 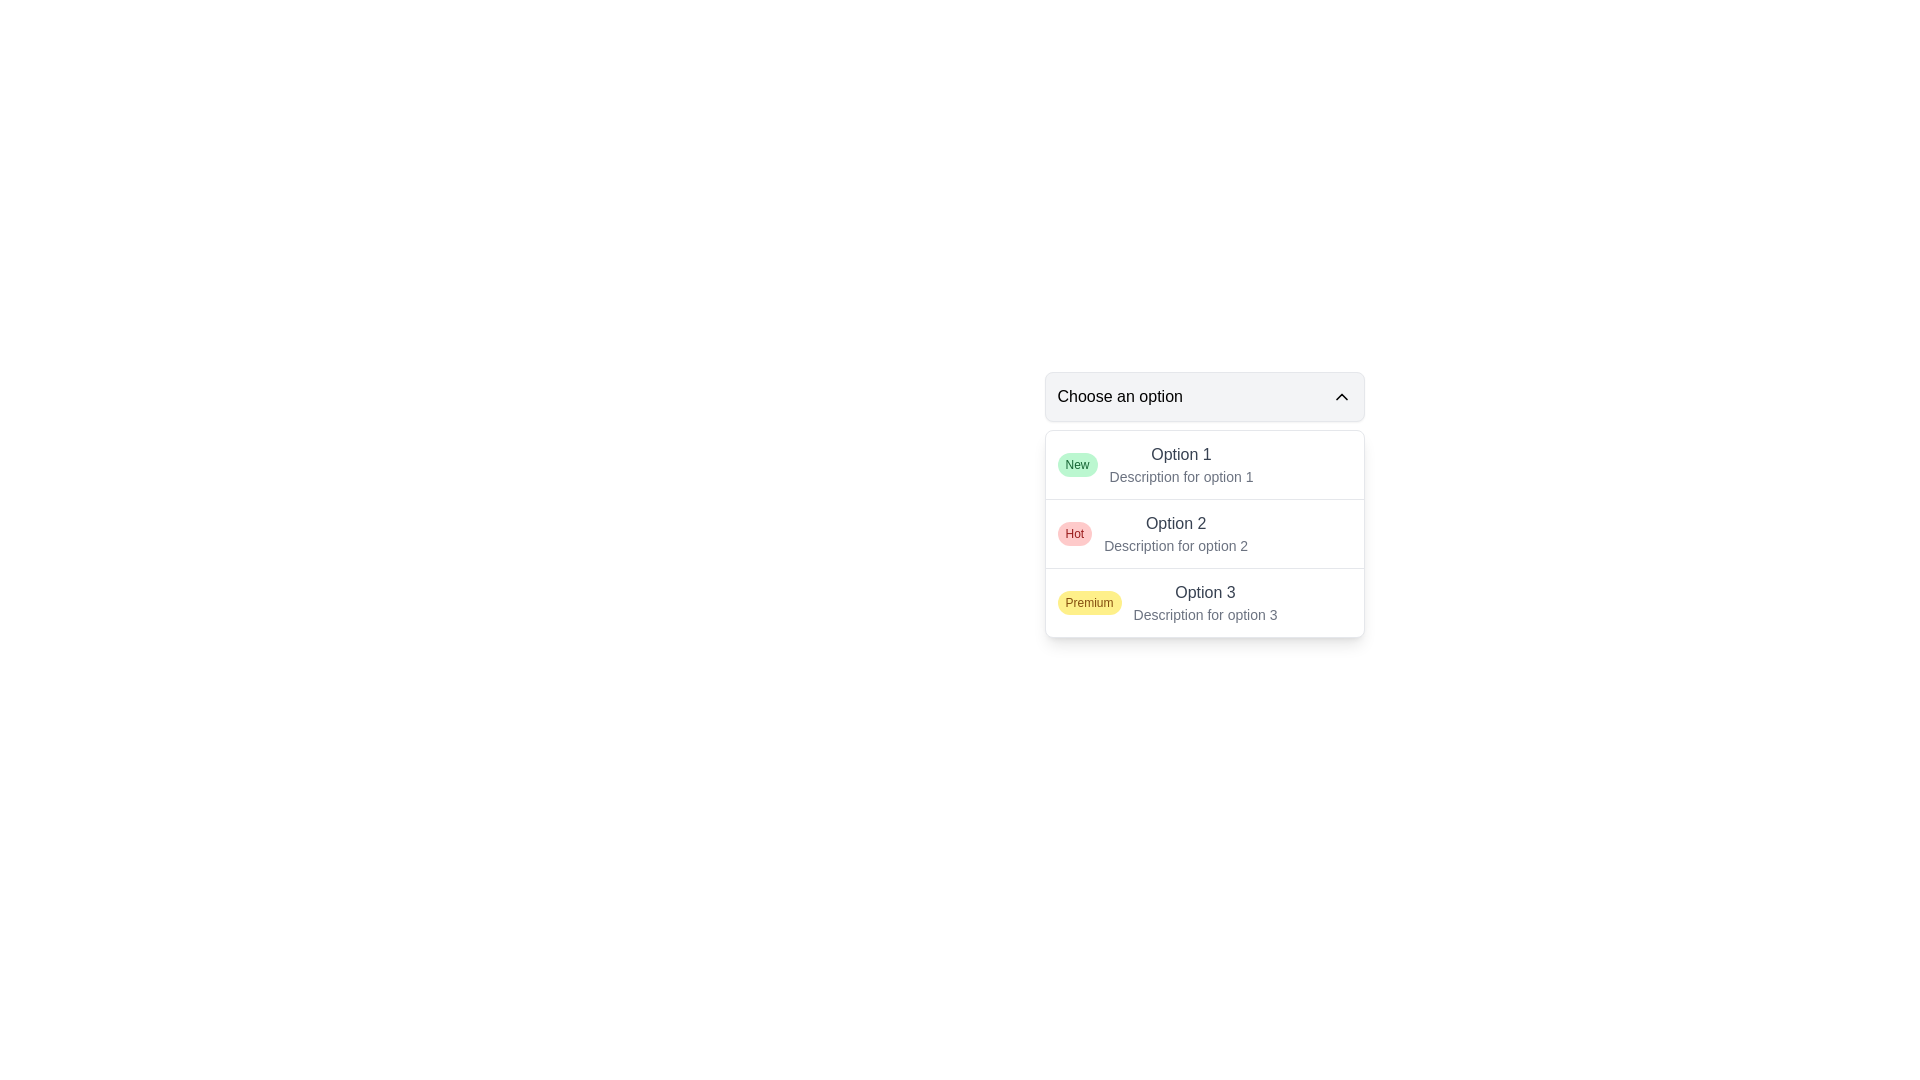 I want to click on the dropdown menu trigger button labeled 'Choose an option', so click(x=1203, y=397).